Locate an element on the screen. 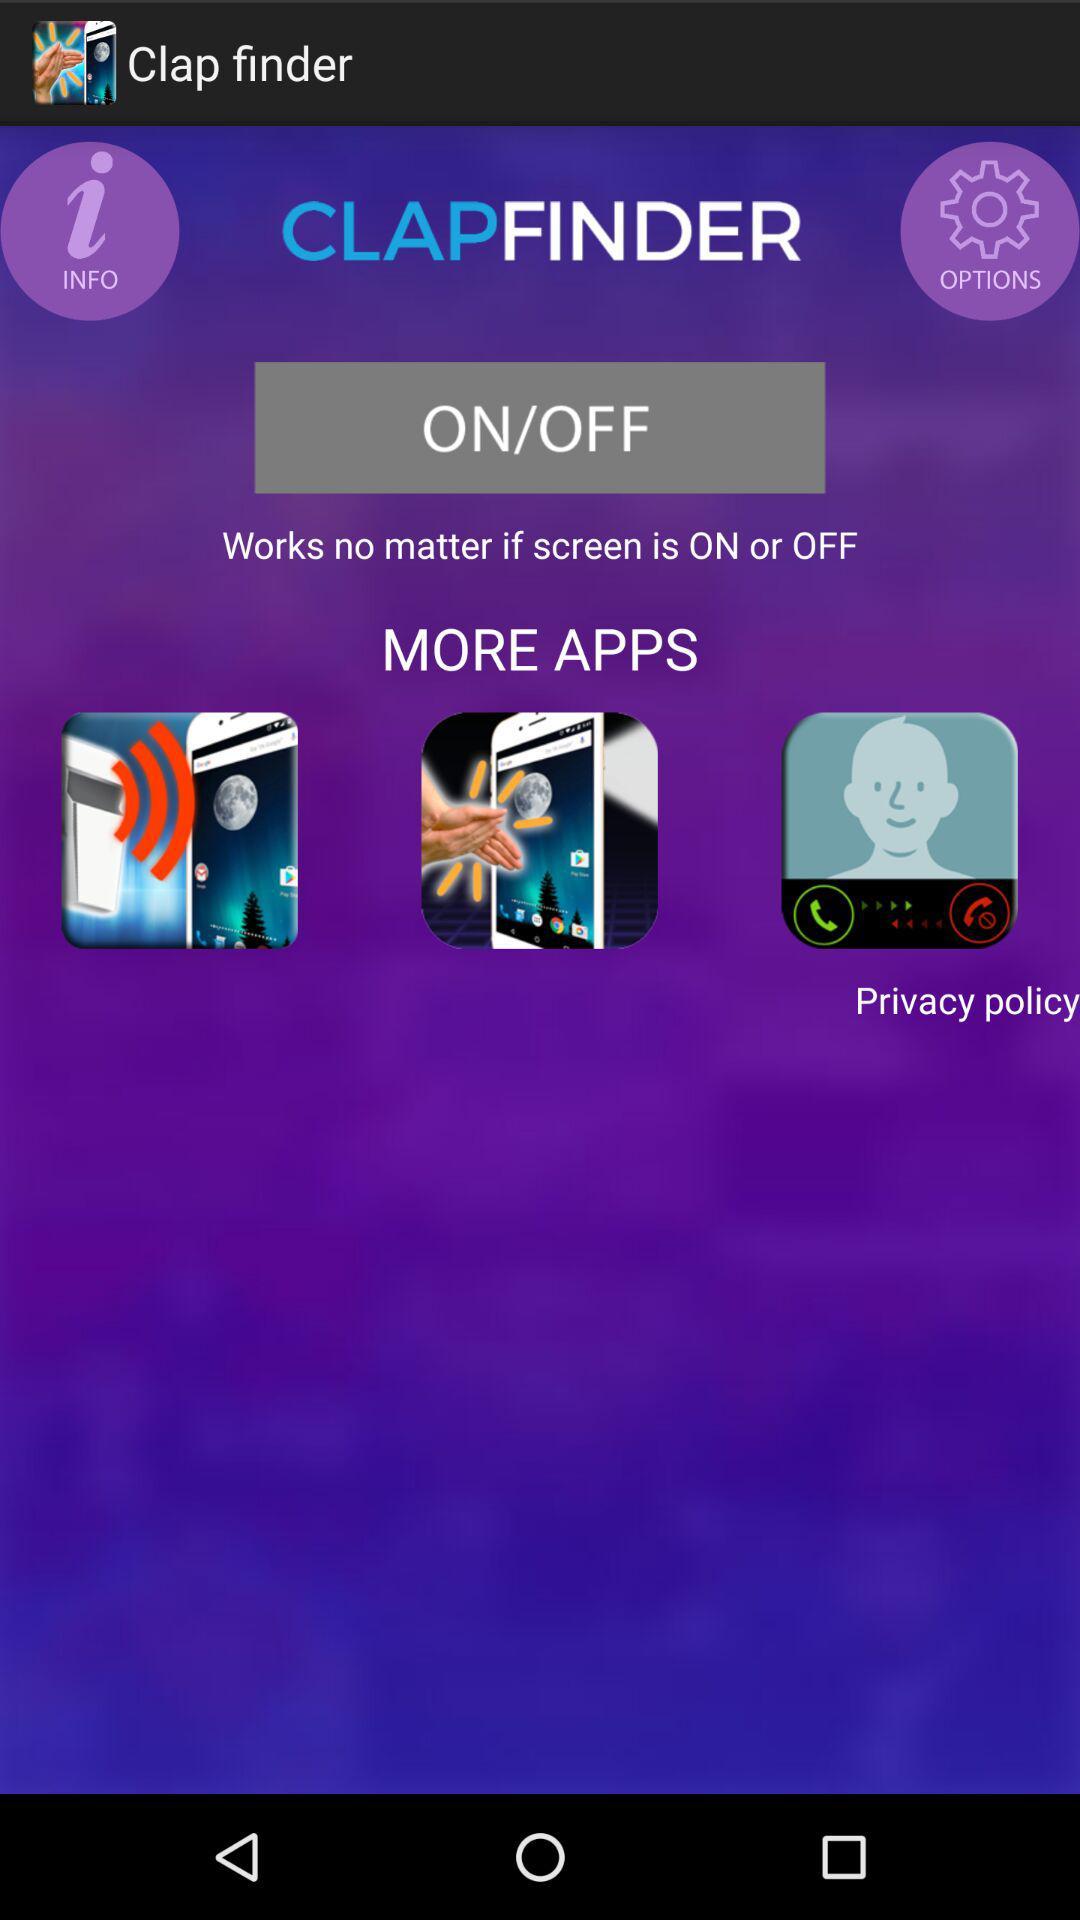 Image resolution: width=1080 pixels, height=1920 pixels. the app below works no matter item is located at coordinates (540, 647).